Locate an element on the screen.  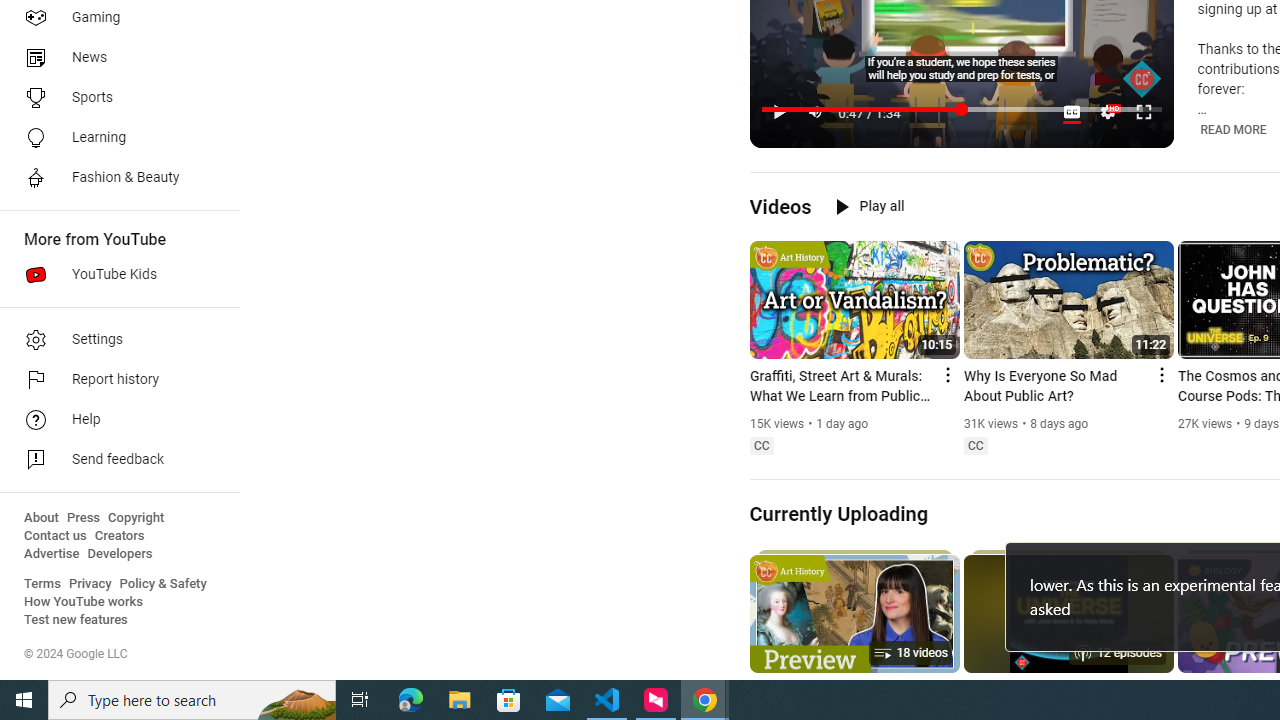
'Advertise' is located at coordinates (51, 554).